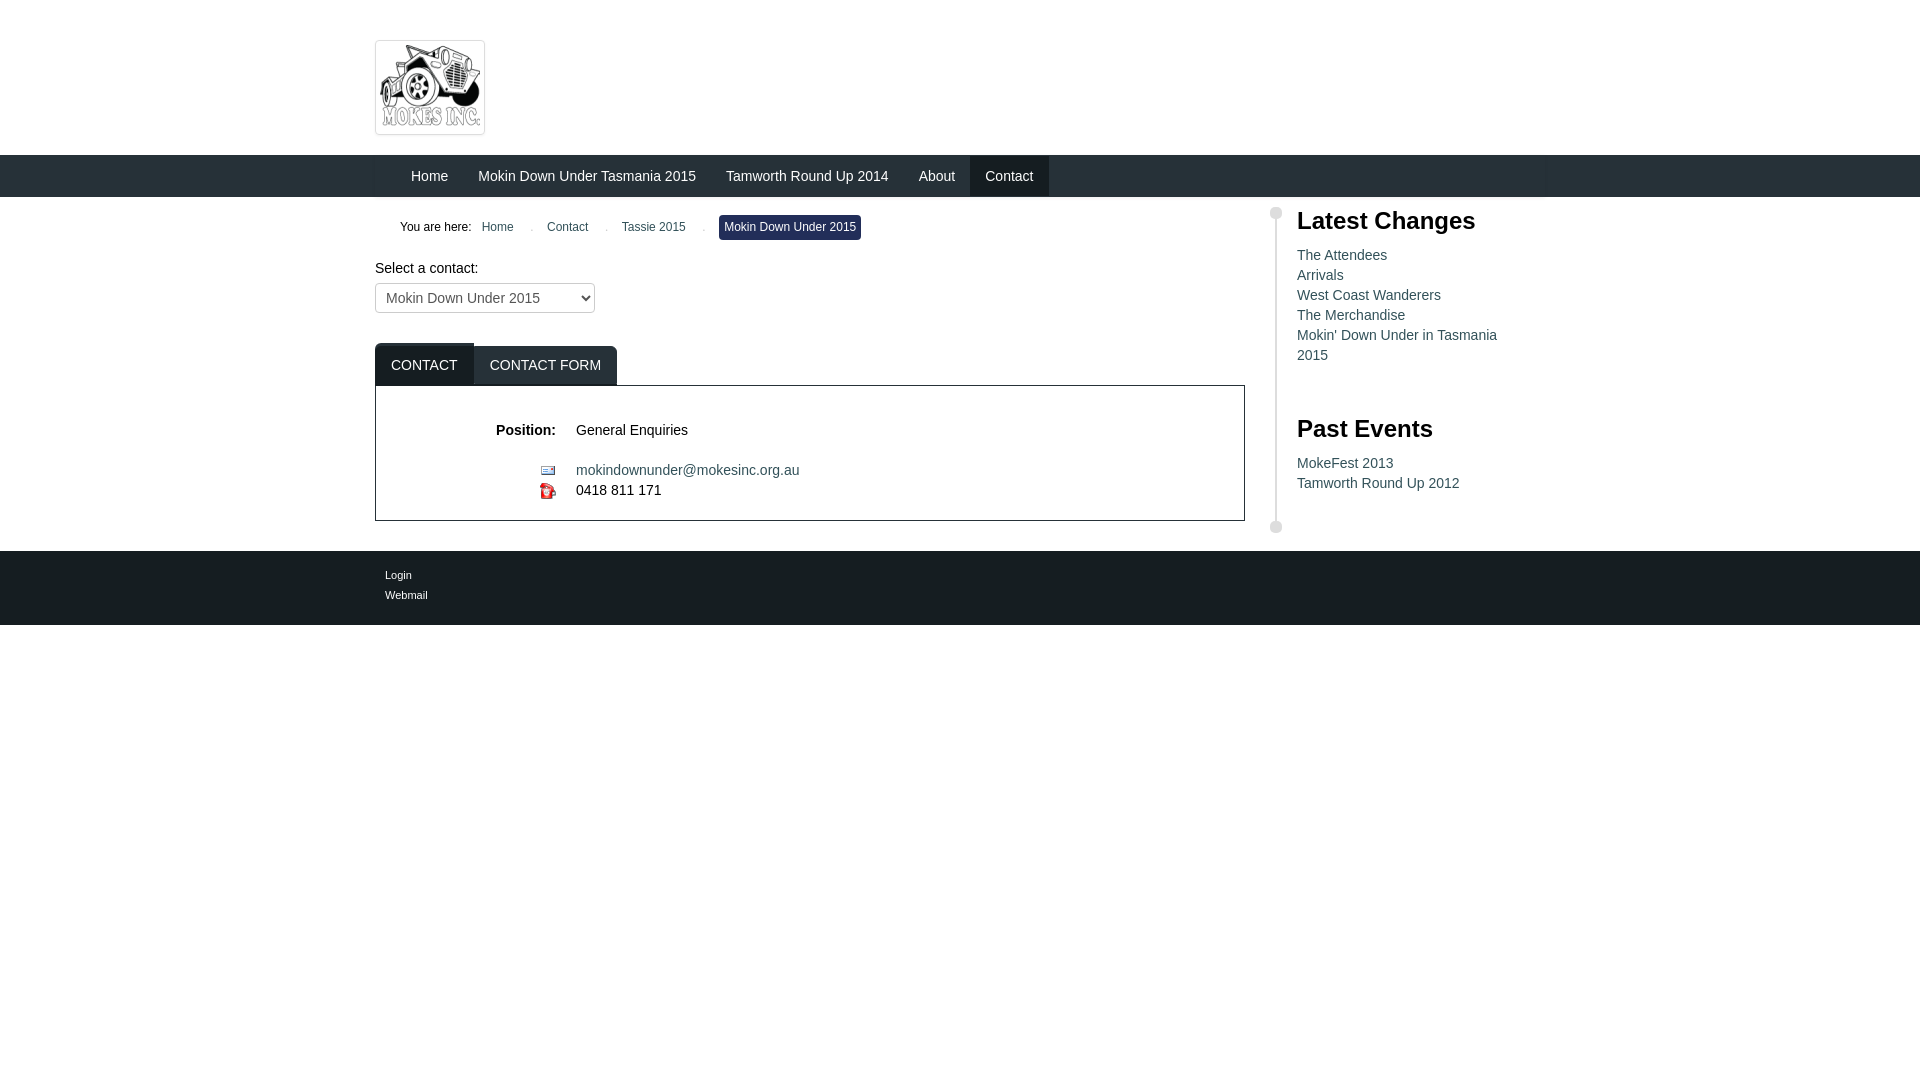  I want to click on 'Arrivals', so click(1296, 274).